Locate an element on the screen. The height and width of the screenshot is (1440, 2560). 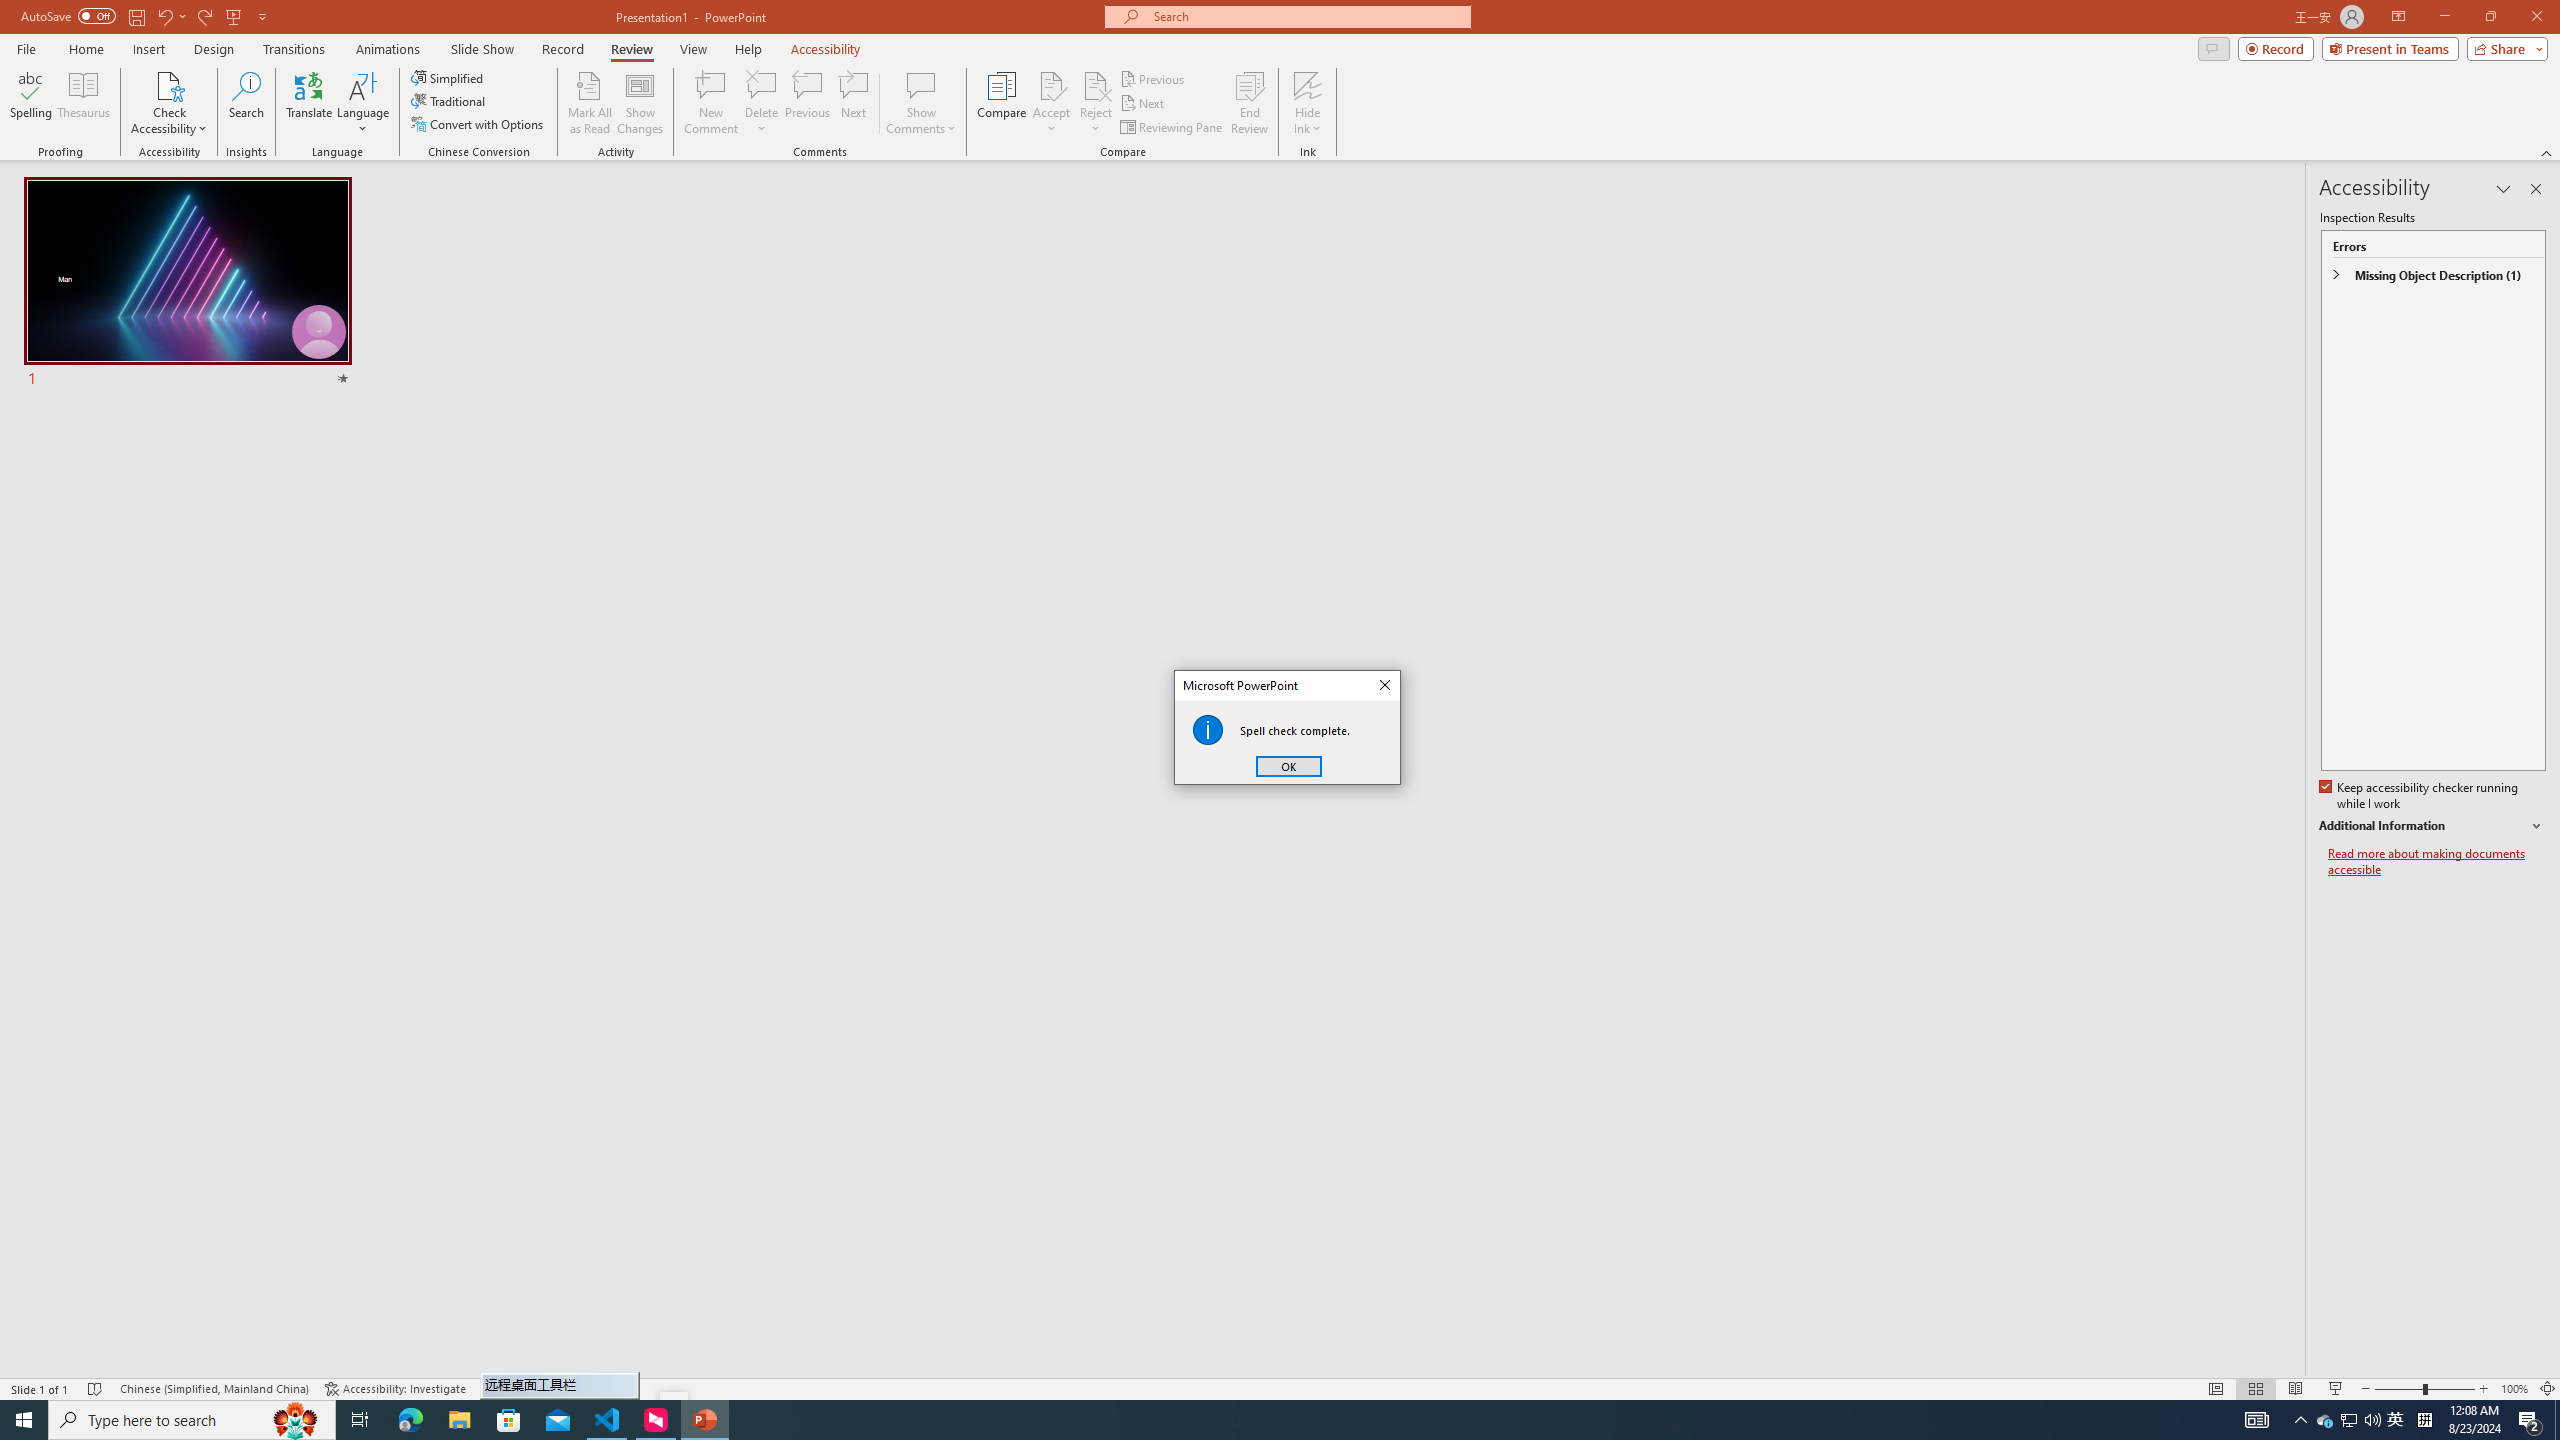
'Accept' is located at coordinates (1051, 103).